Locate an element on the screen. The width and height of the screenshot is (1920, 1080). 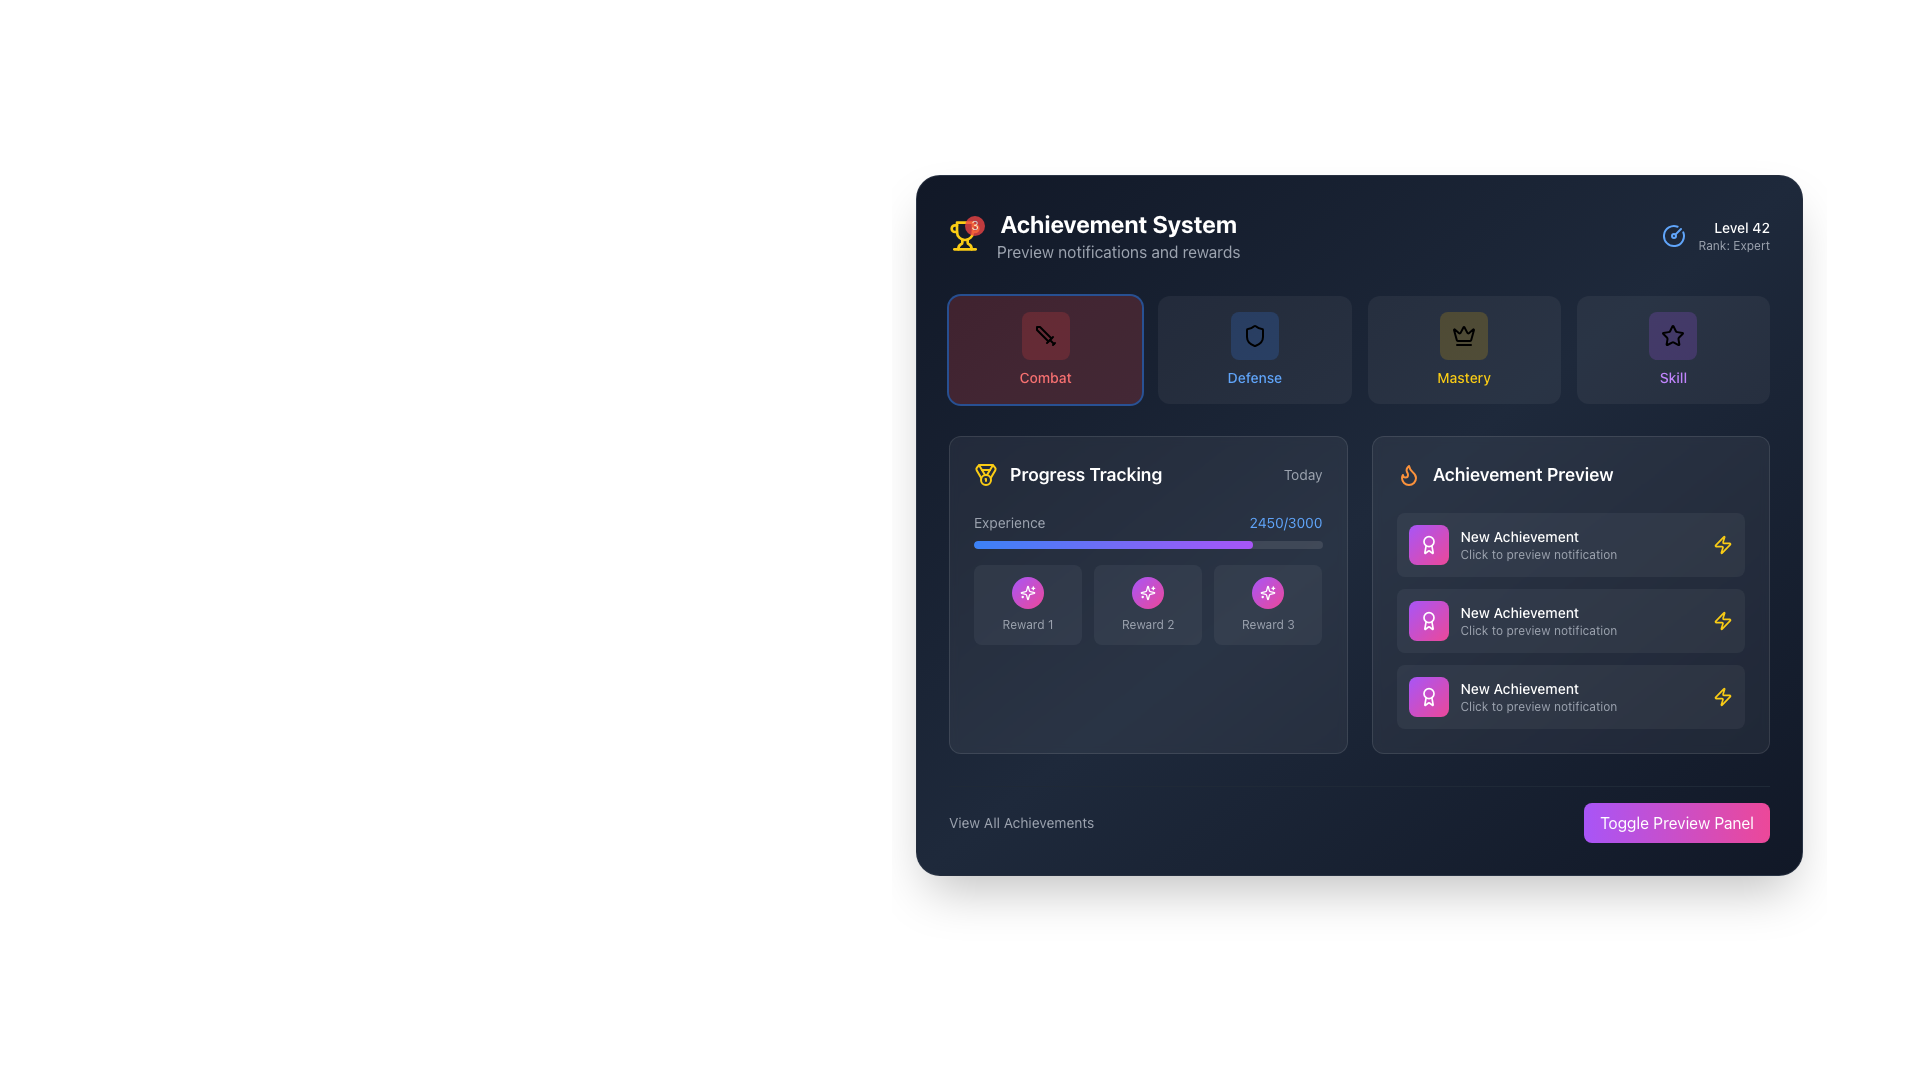
the primary icon in the 'Defense' tab section, which is the second icon from the left in the group of tabs located just below the 'Achievement System' title, to potentially reveal additional information or visual feedback is located at coordinates (1253, 334).